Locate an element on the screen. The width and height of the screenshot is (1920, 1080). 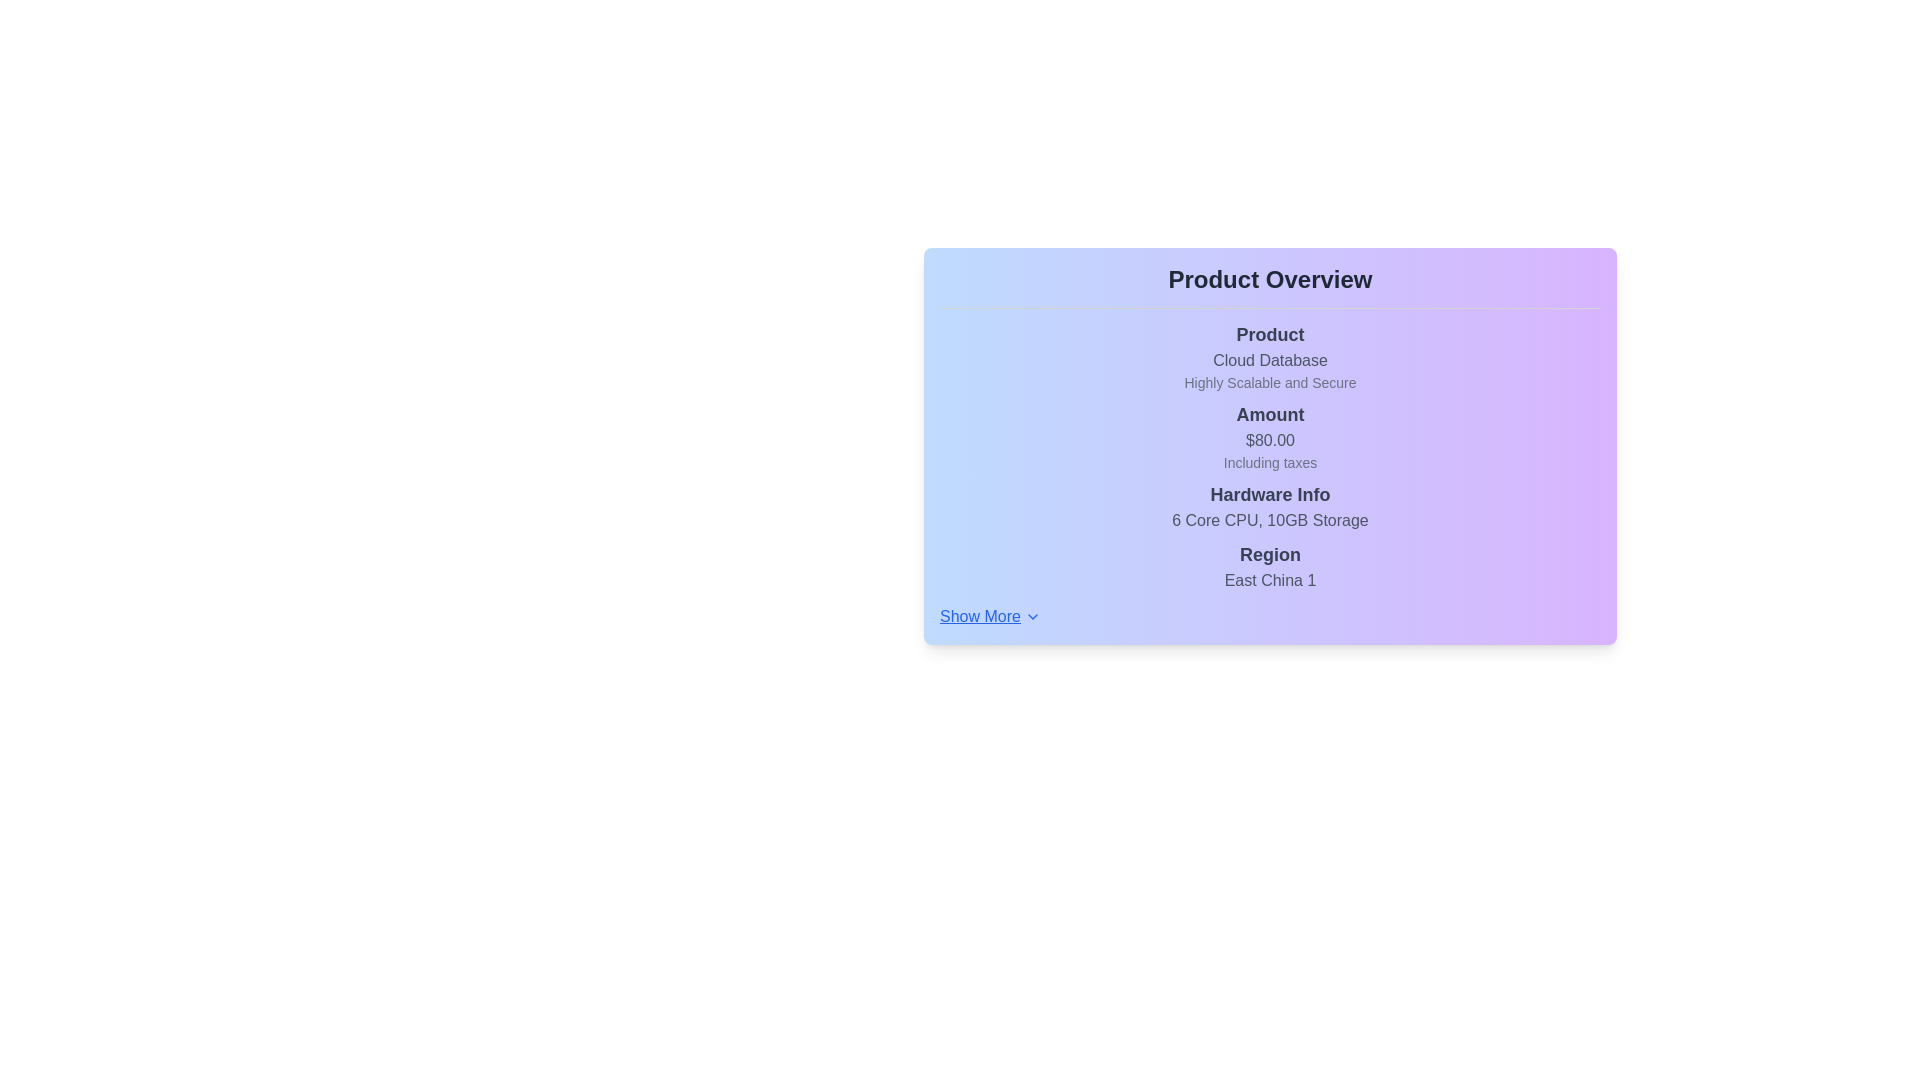
the text label reading 'Region', which is styled in bold and dark gray, located above the text 'East China 1' in the 'Product Overview' panel is located at coordinates (1269, 555).